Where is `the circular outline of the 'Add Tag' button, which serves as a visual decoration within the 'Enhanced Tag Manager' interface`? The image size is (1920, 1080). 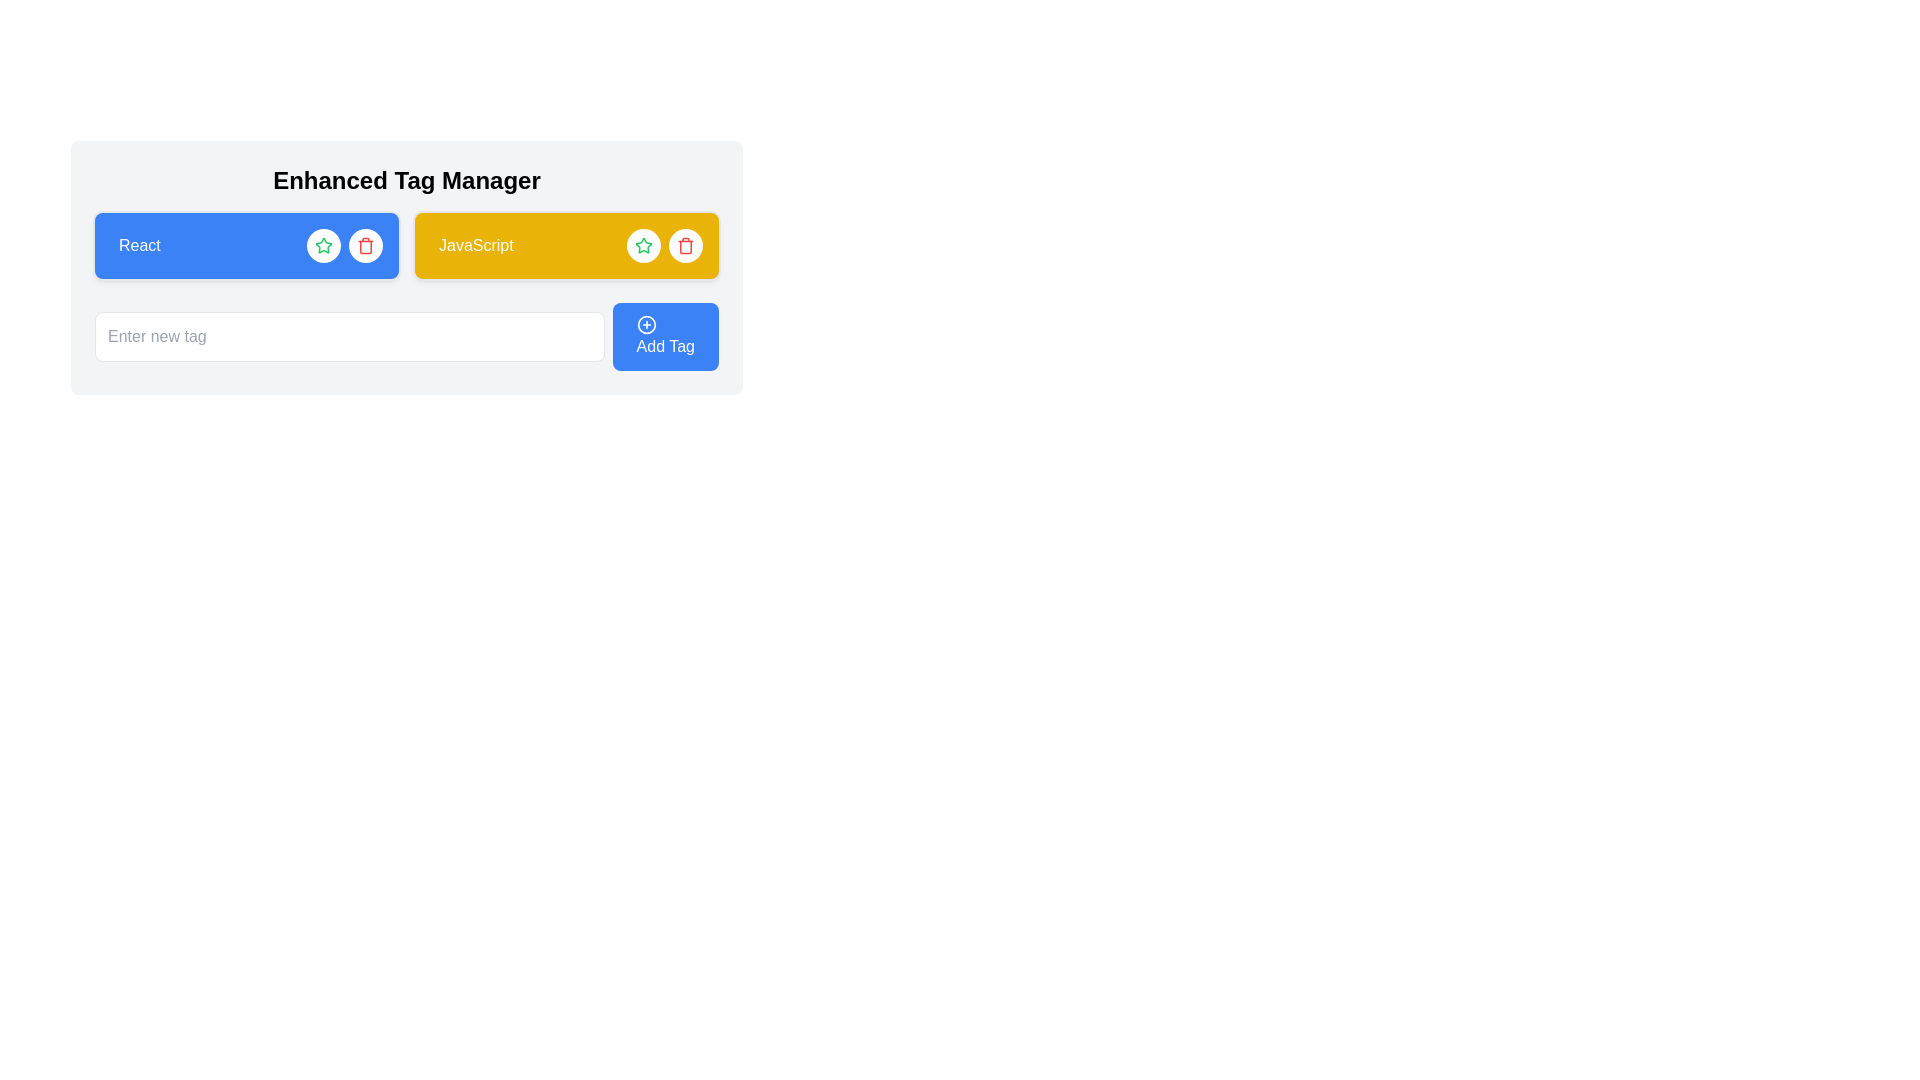
the circular outline of the 'Add Tag' button, which serves as a visual decoration within the 'Enhanced Tag Manager' interface is located at coordinates (646, 323).